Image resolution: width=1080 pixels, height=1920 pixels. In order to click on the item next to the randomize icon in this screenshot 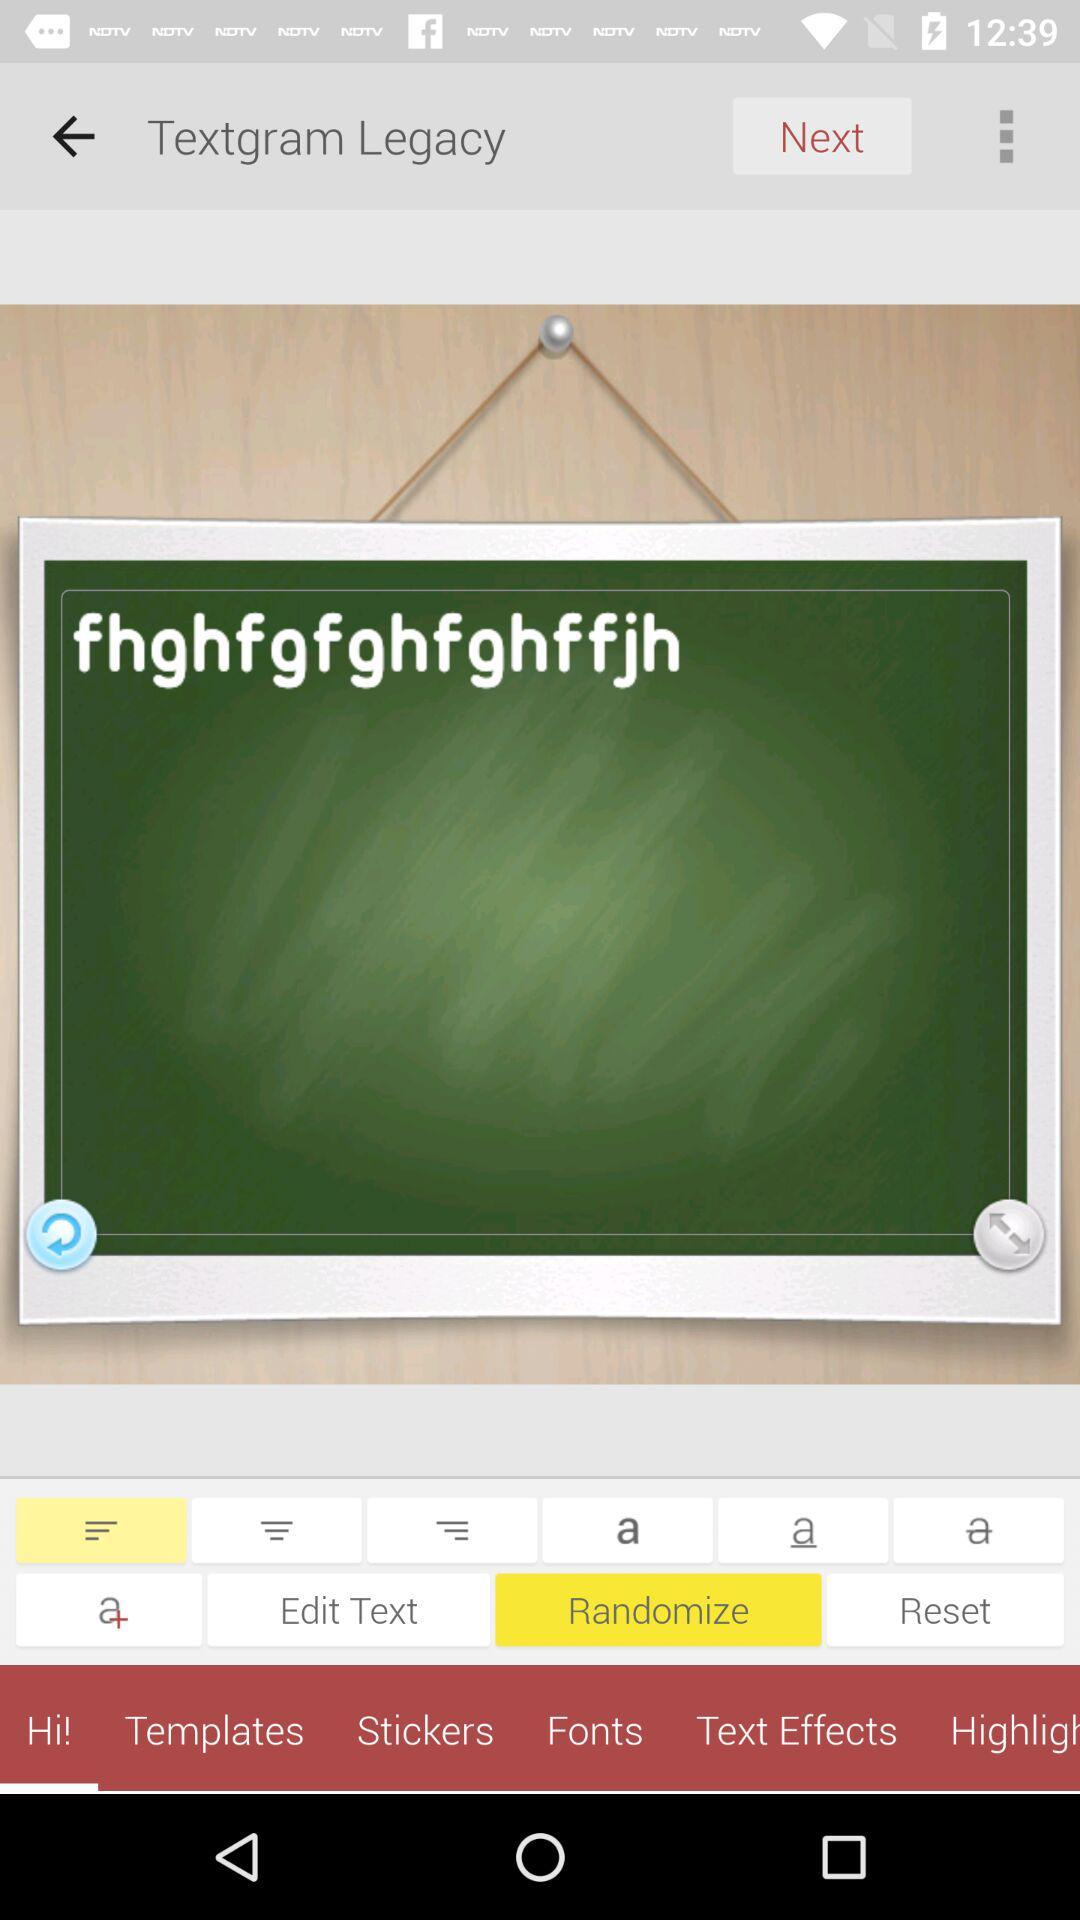, I will do `click(945, 1609)`.